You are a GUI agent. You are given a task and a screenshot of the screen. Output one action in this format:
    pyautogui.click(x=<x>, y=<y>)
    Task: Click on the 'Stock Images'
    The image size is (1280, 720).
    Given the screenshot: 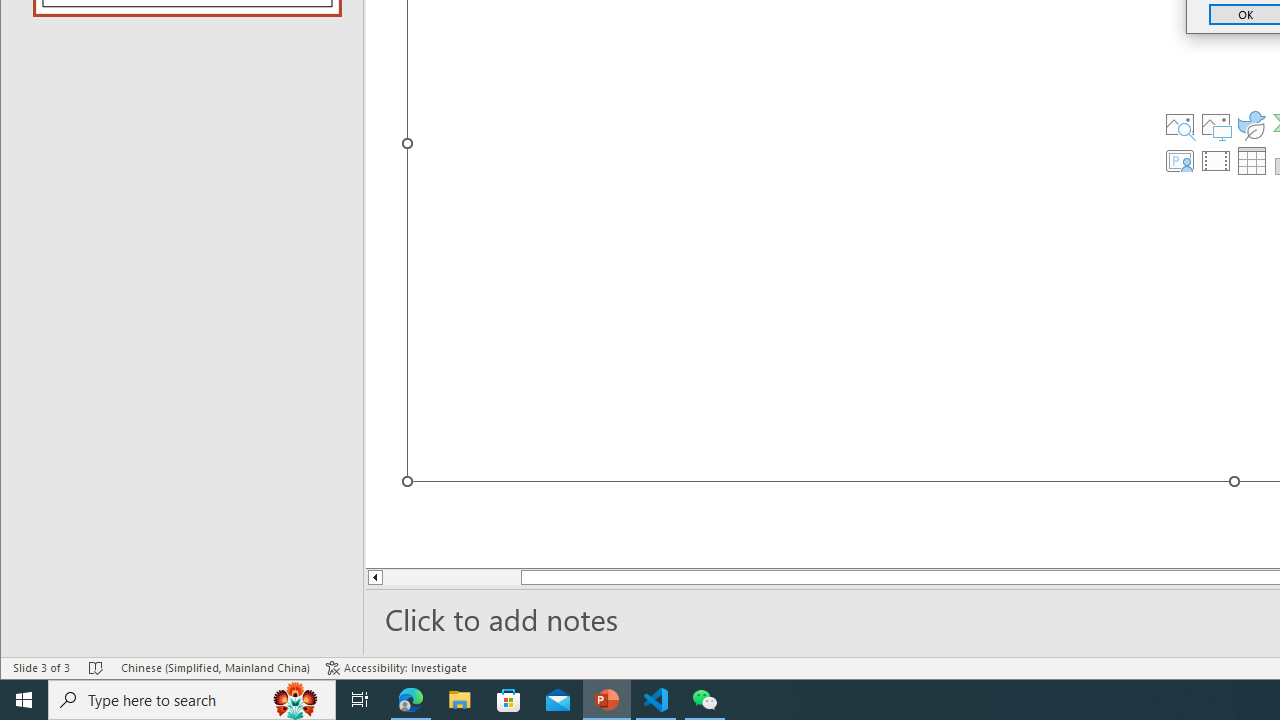 What is the action you would take?
    pyautogui.click(x=1179, y=124)
    